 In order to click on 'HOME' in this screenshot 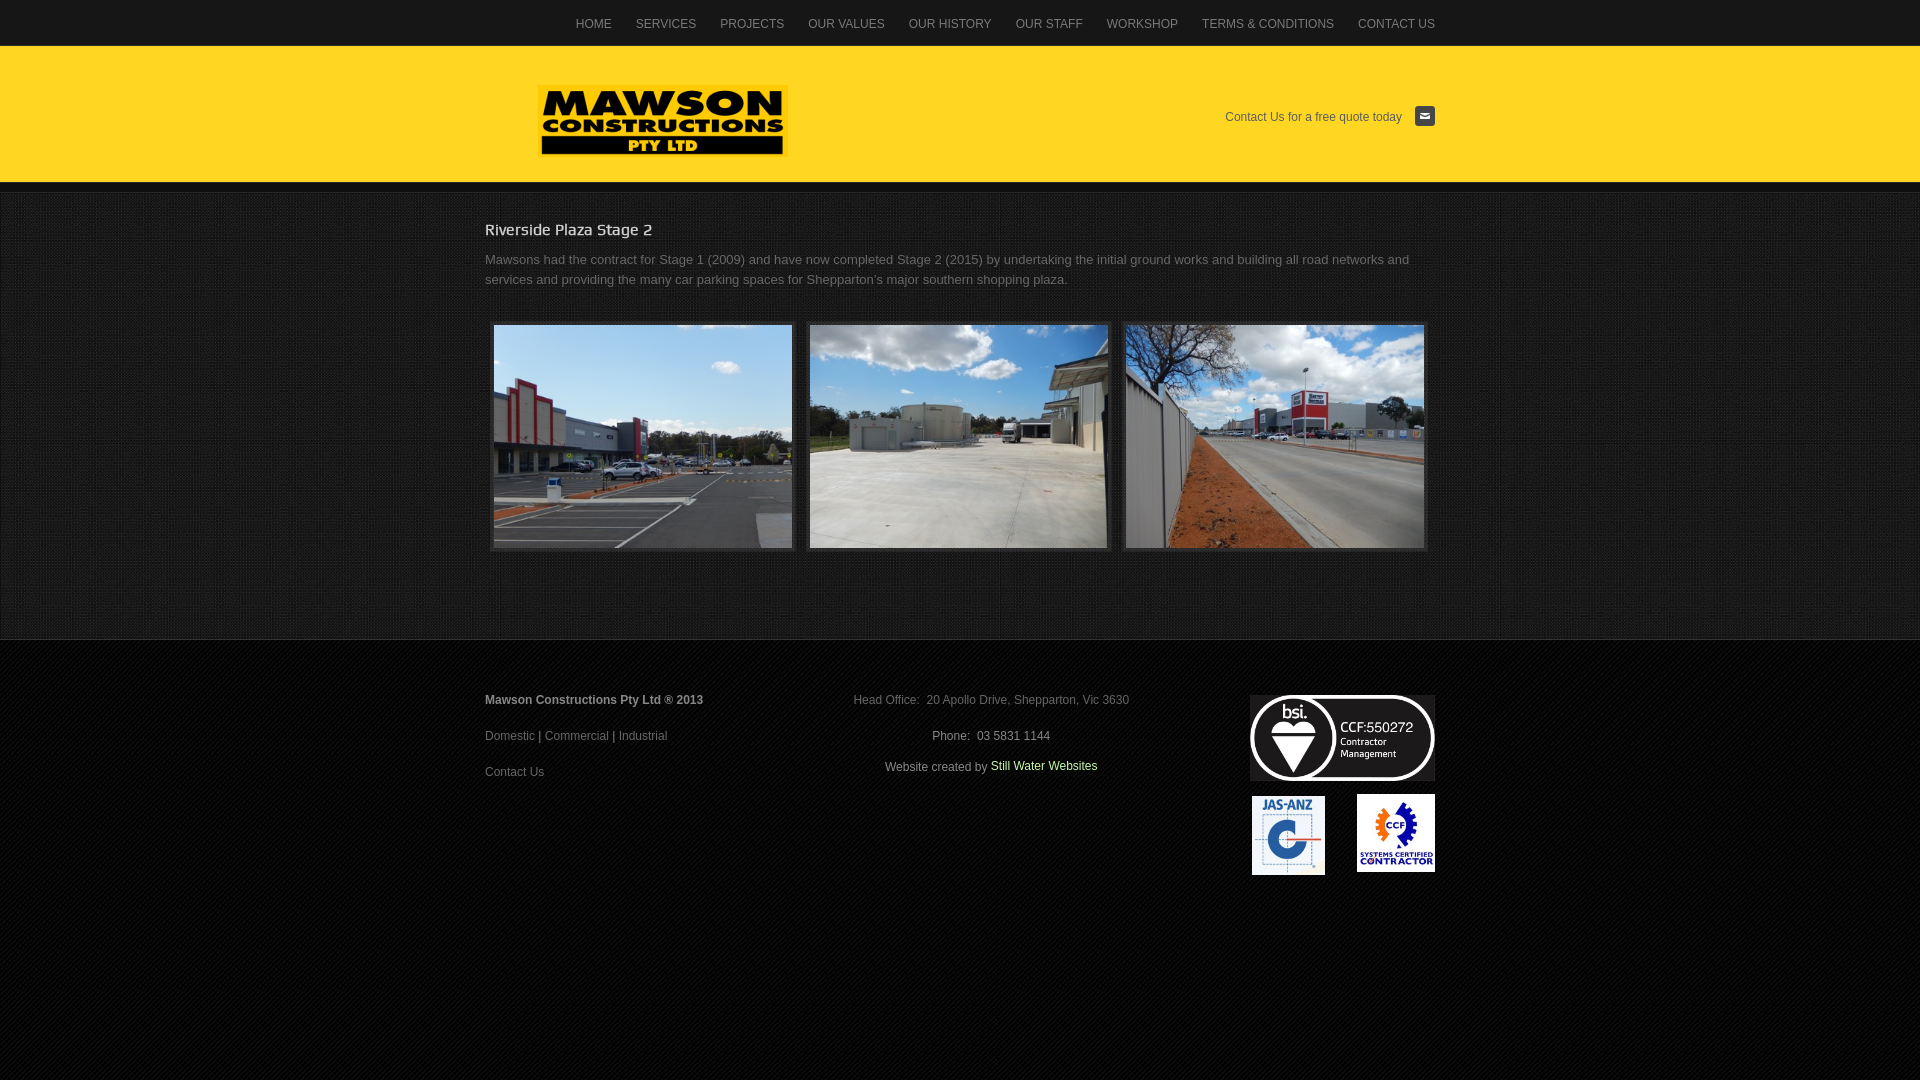, I will do `click(593, 22)`.